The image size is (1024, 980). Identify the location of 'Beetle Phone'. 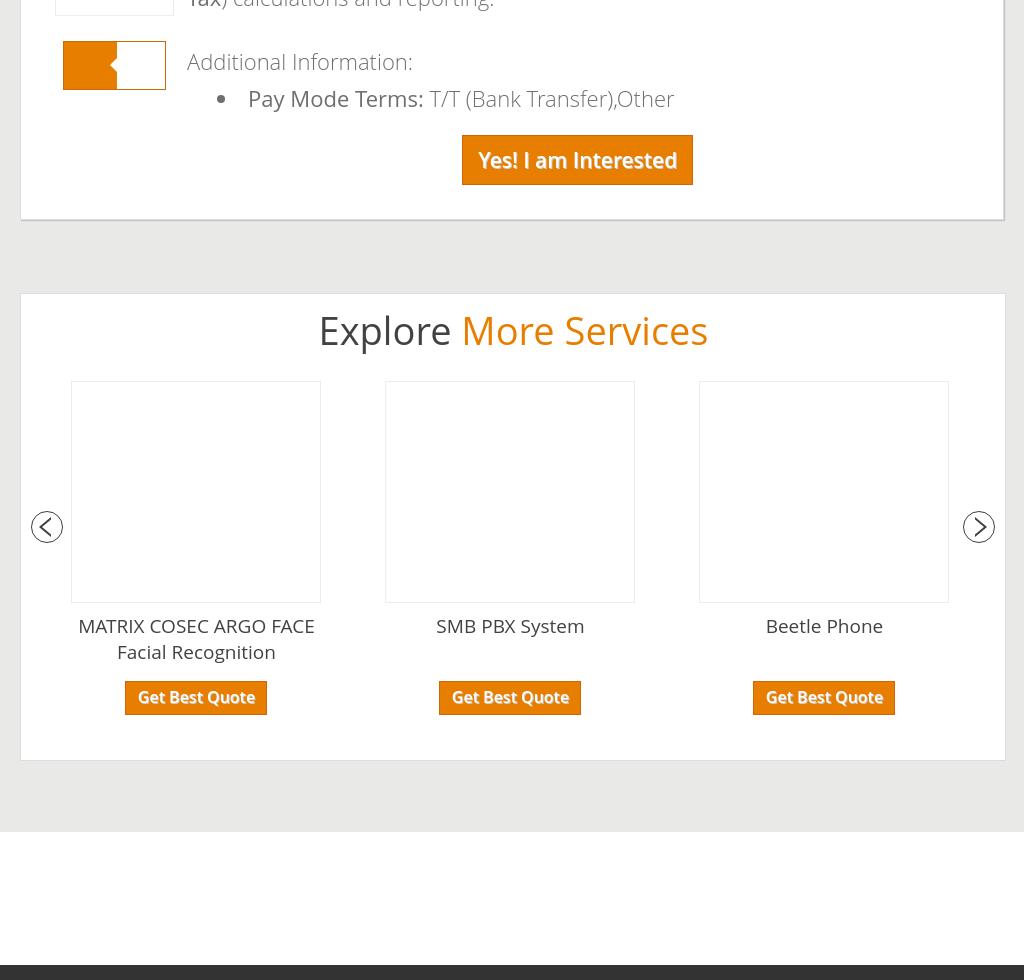
(823, 626).